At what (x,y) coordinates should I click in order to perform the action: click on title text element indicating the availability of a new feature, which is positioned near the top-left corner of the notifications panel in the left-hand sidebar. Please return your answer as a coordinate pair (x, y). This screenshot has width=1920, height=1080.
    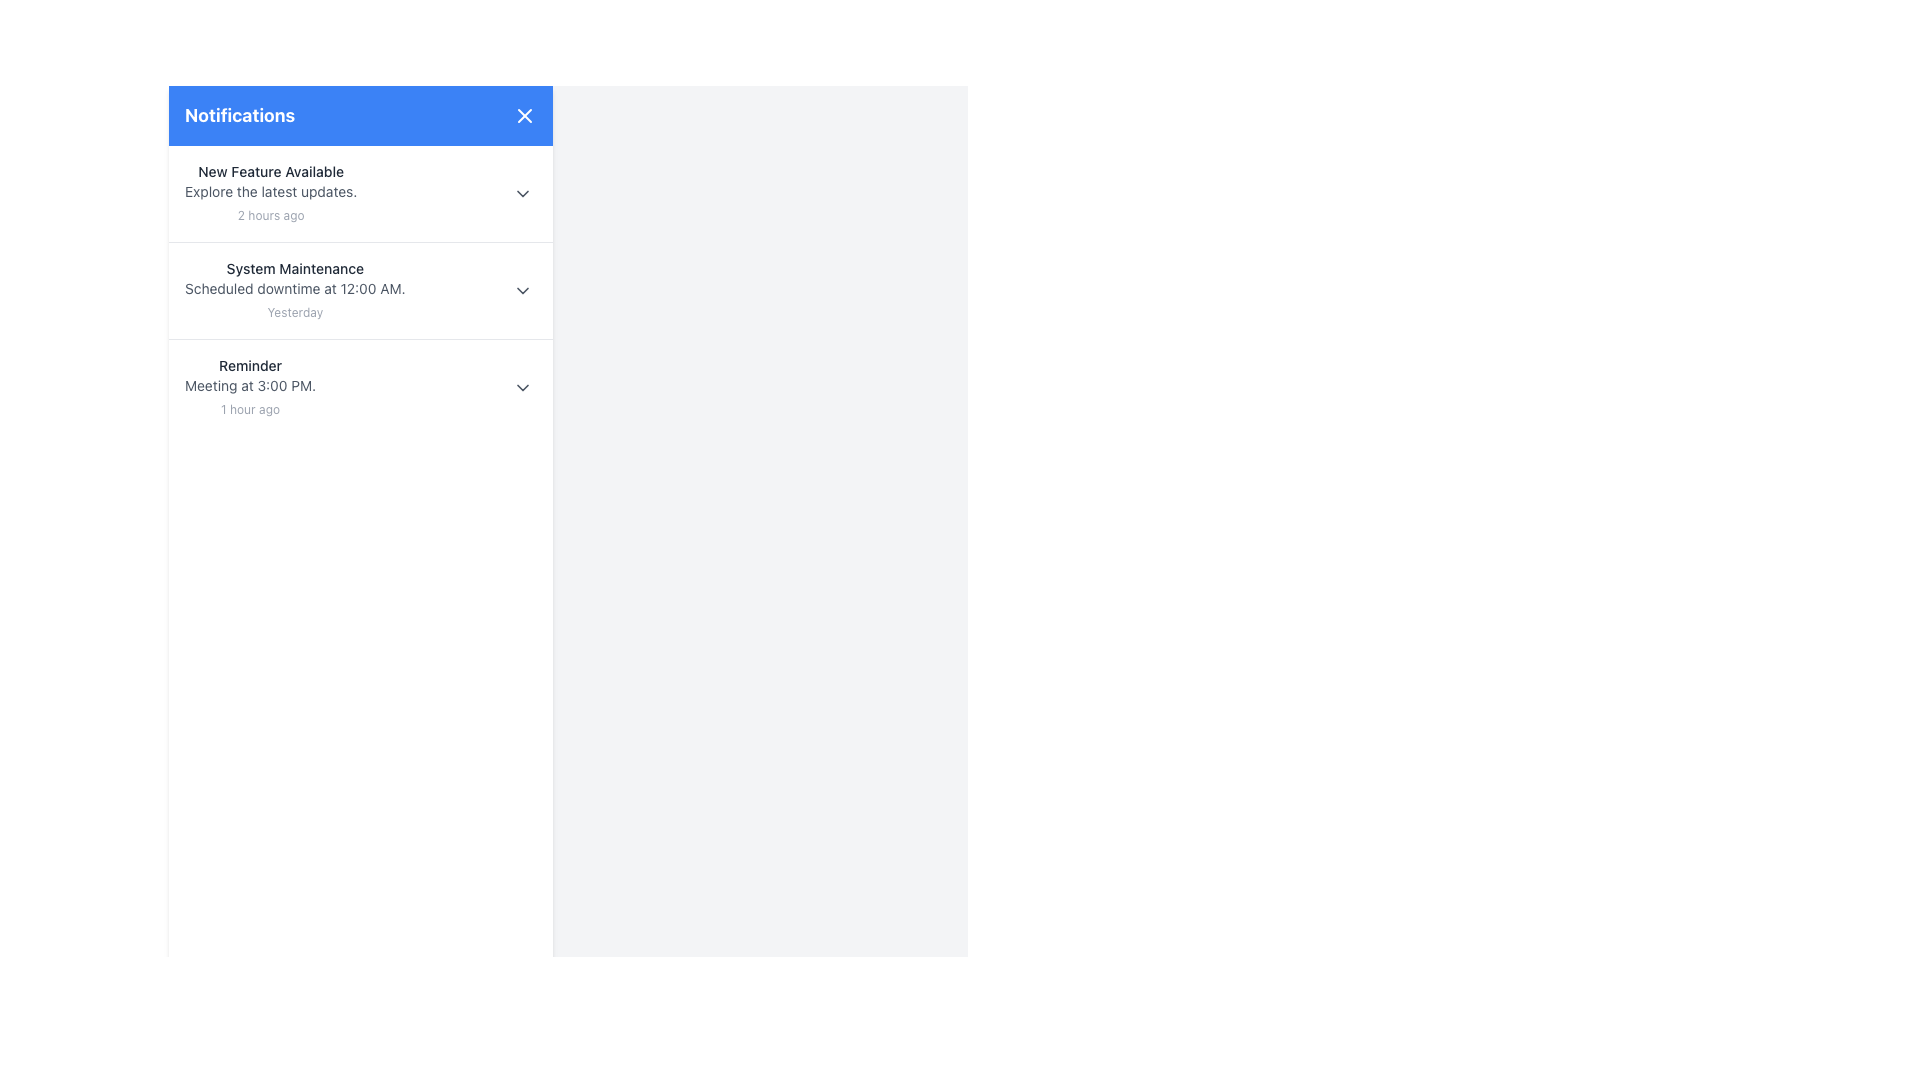
    Looking at the image, I should click on (270, 171).